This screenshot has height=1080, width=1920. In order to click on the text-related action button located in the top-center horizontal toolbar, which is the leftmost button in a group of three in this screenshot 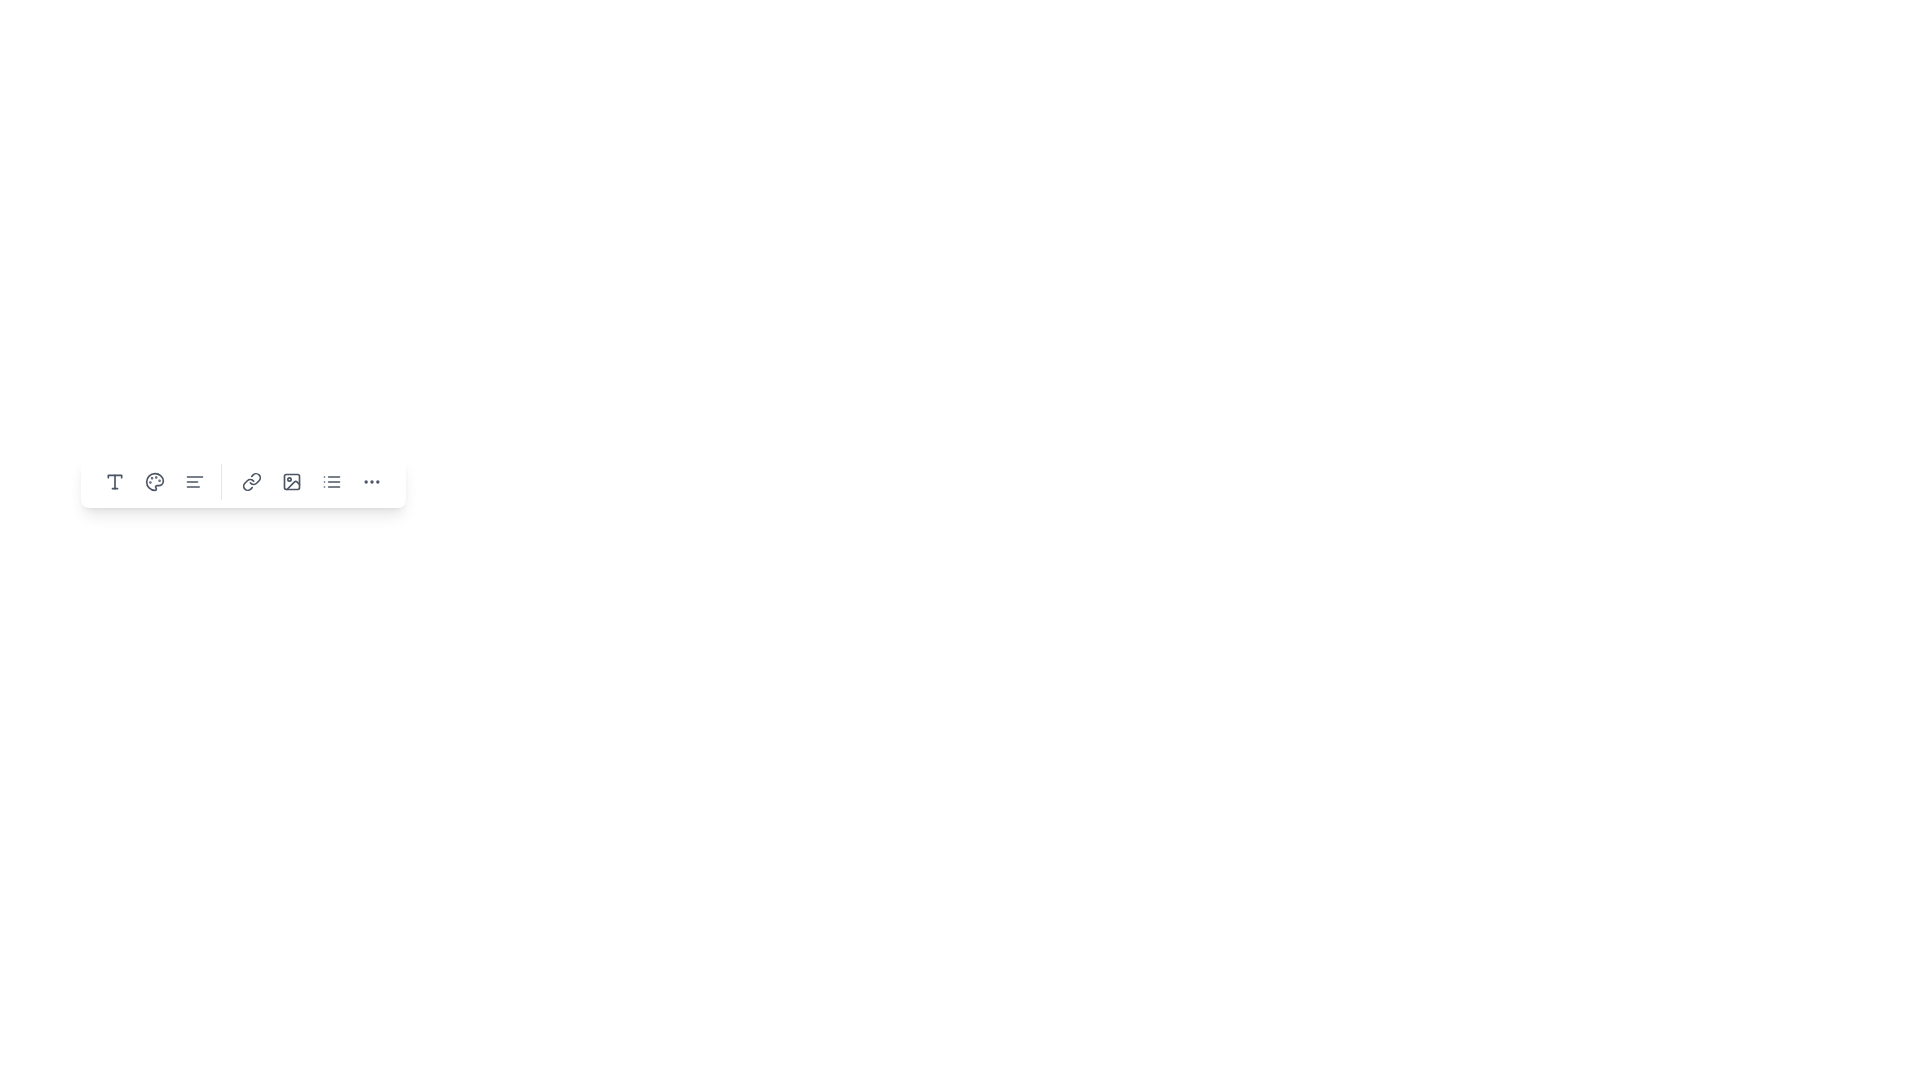, I will do `click(114, 482)`.